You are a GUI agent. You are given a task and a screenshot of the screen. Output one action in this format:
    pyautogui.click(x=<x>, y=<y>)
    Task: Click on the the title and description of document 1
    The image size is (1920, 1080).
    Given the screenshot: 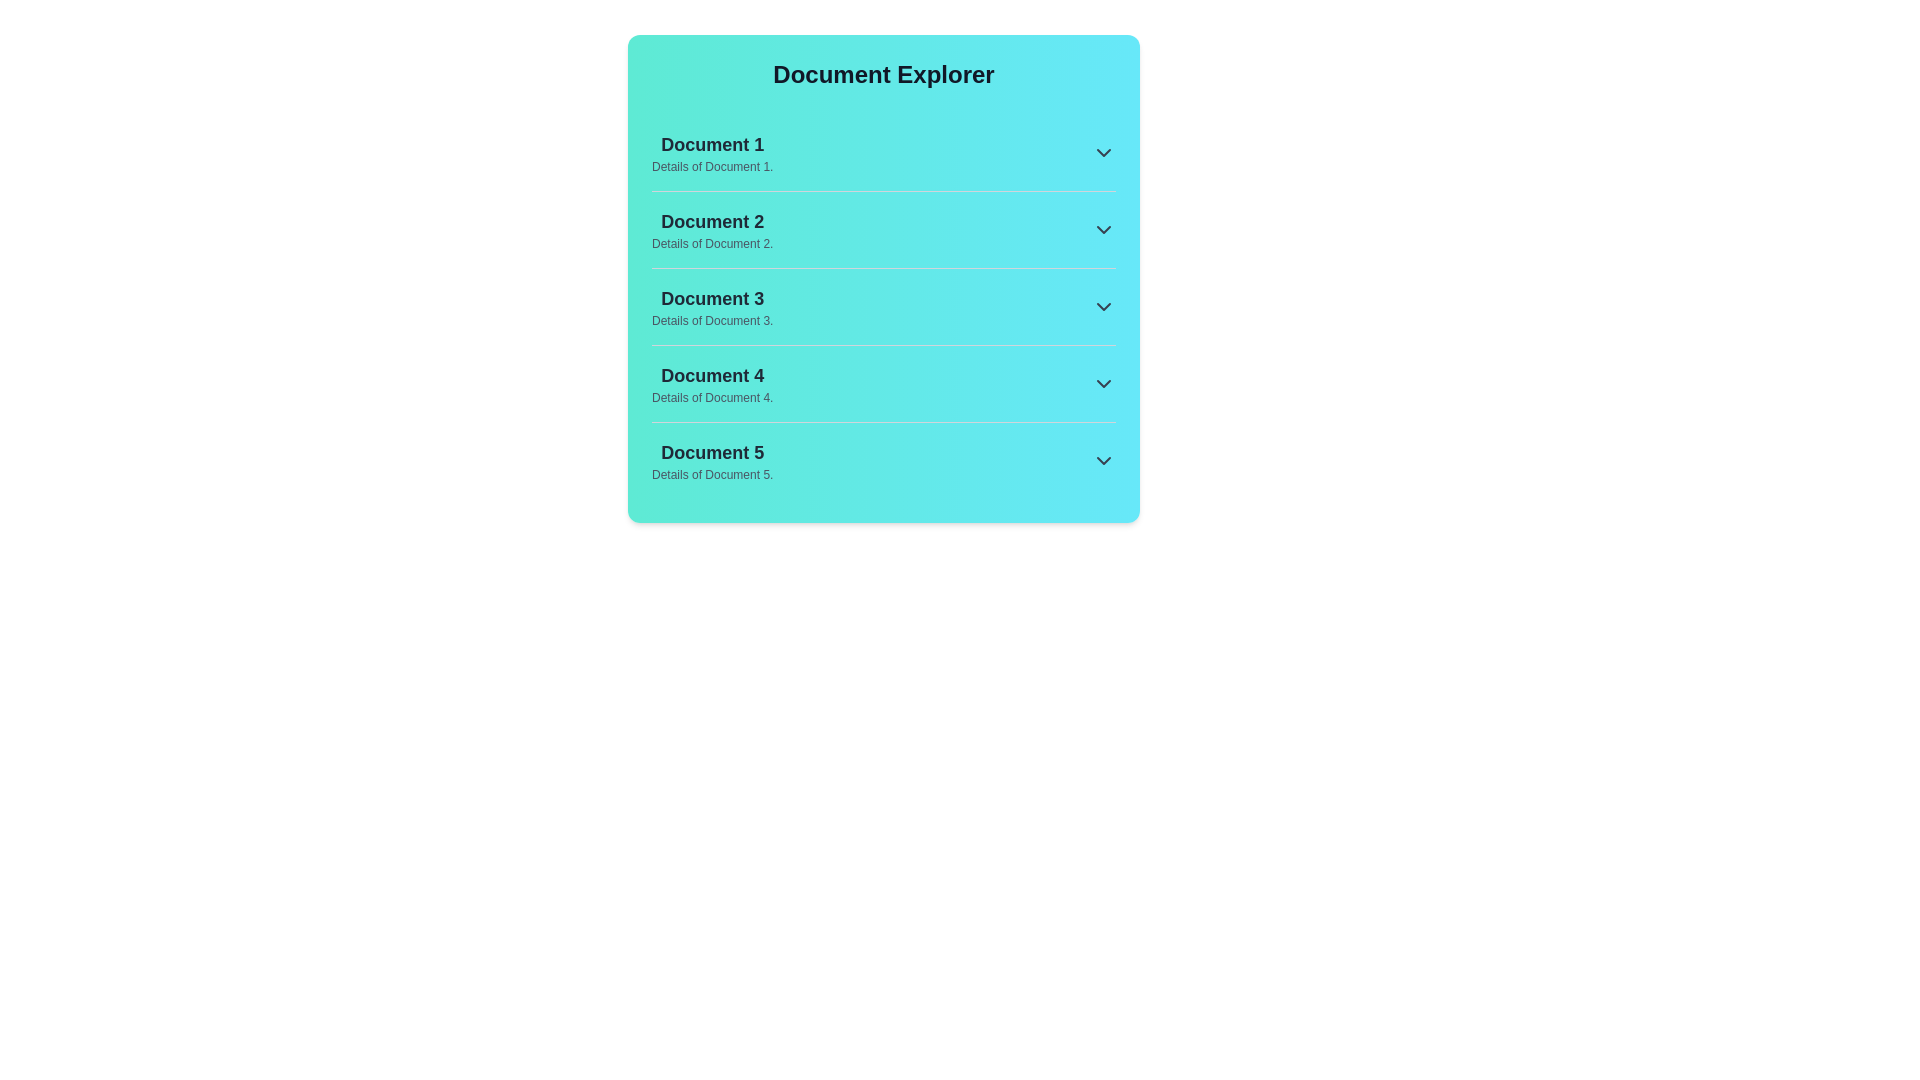 What is the action you would take?
    pyautogui.click(x=712, y=144)
    